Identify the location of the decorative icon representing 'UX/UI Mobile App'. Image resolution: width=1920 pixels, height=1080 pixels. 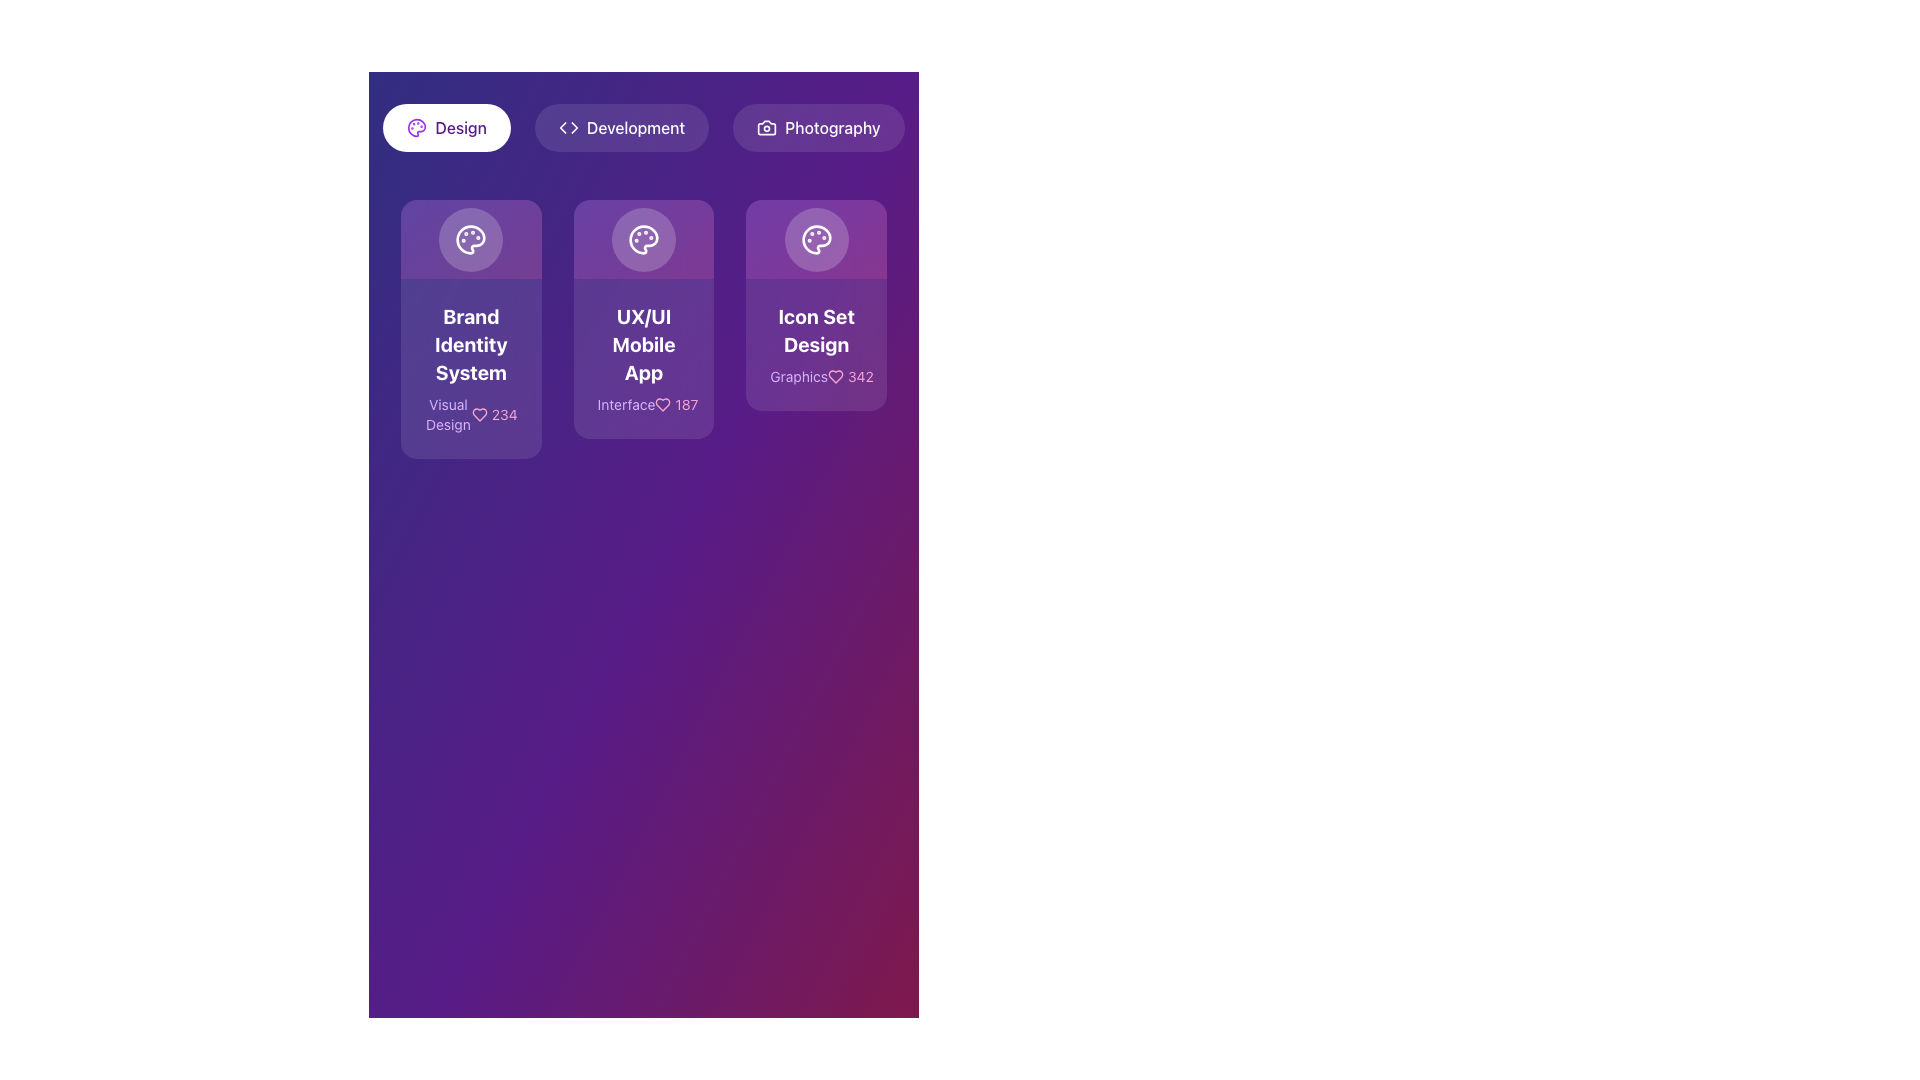
(643, 238).